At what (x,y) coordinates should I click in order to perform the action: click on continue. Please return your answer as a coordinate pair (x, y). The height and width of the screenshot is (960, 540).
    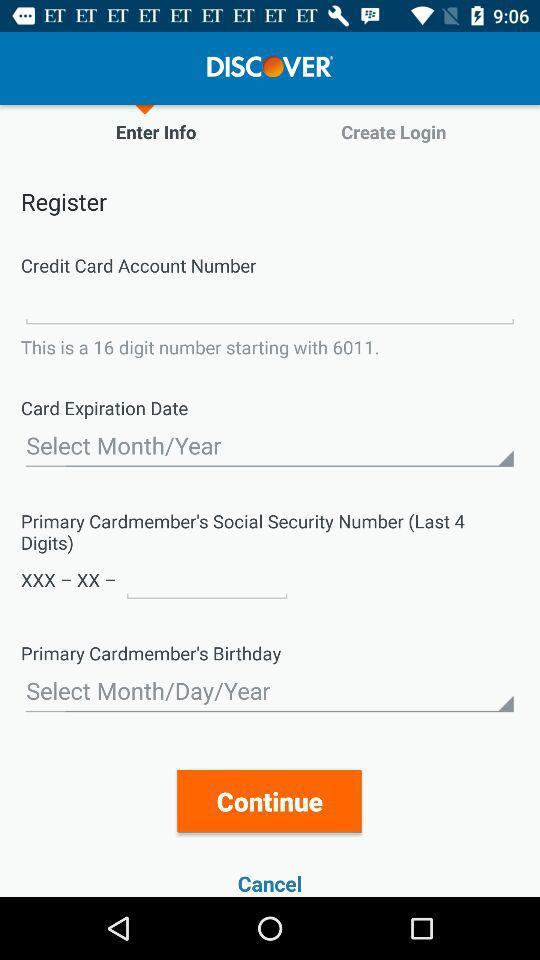
    Looking at the image, I should click on (269, 801).